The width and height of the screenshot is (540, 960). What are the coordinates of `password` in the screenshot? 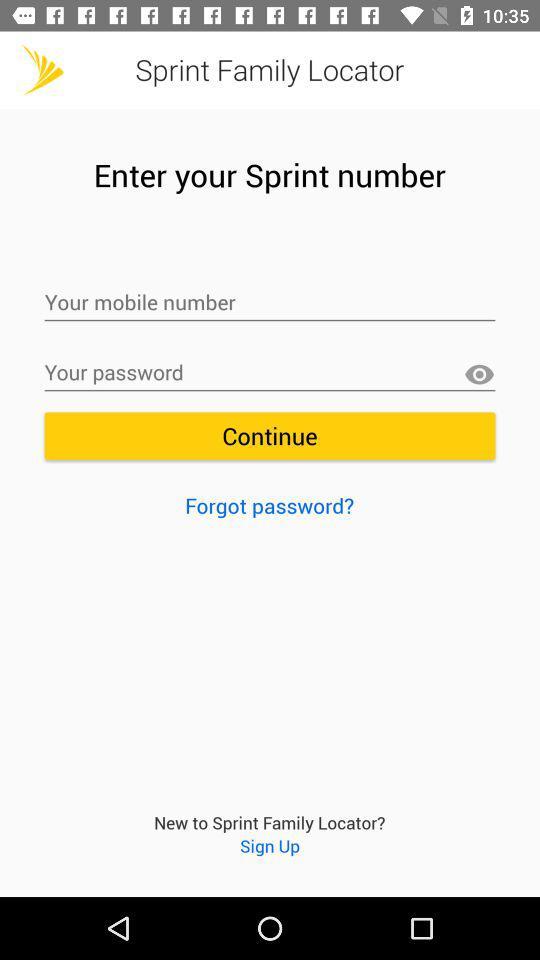 It's located at (270, 372).